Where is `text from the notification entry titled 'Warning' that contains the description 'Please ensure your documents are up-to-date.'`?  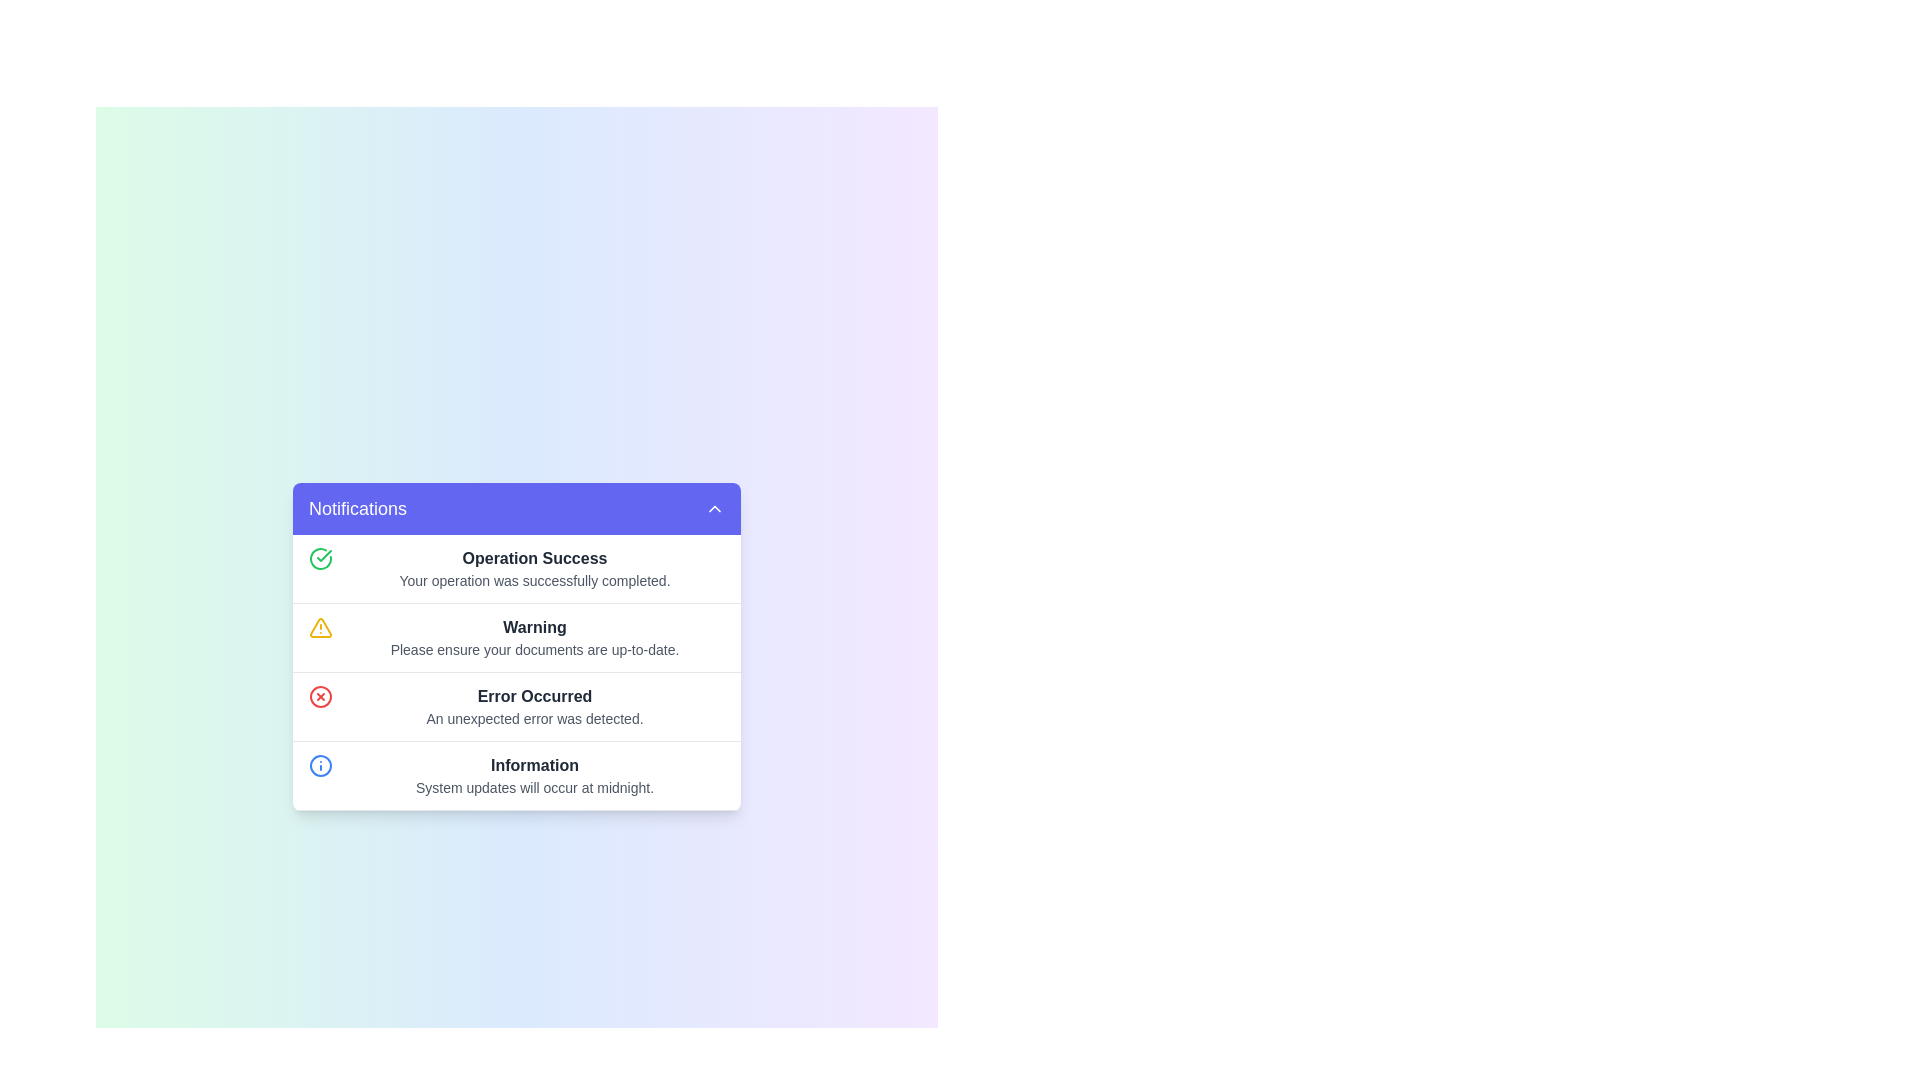
text from the notification entry titled 'Warning' that contains the description 'Please ensure your documents are up-to-date.' is located at coordinates (534, 637).